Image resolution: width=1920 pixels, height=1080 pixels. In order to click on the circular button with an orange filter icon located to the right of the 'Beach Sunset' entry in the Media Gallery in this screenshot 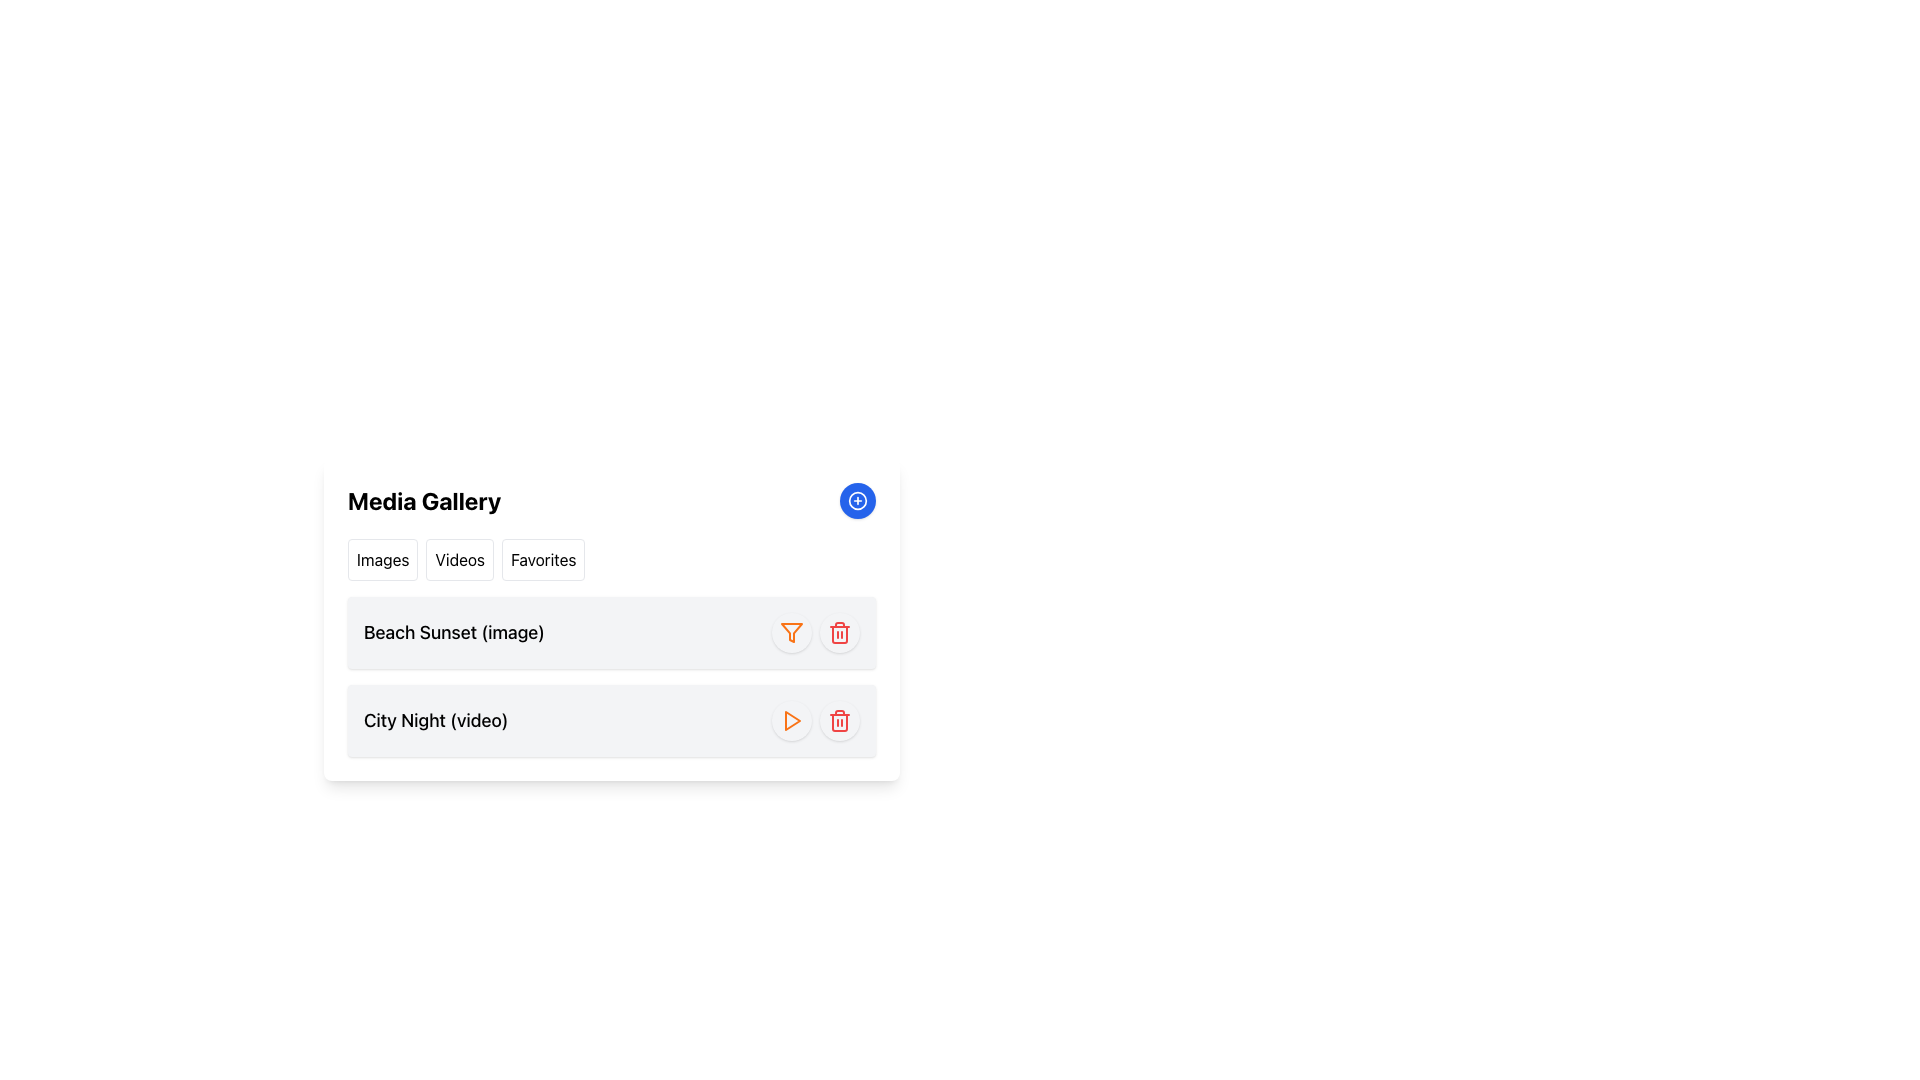, I will do `click(791, 632)`.